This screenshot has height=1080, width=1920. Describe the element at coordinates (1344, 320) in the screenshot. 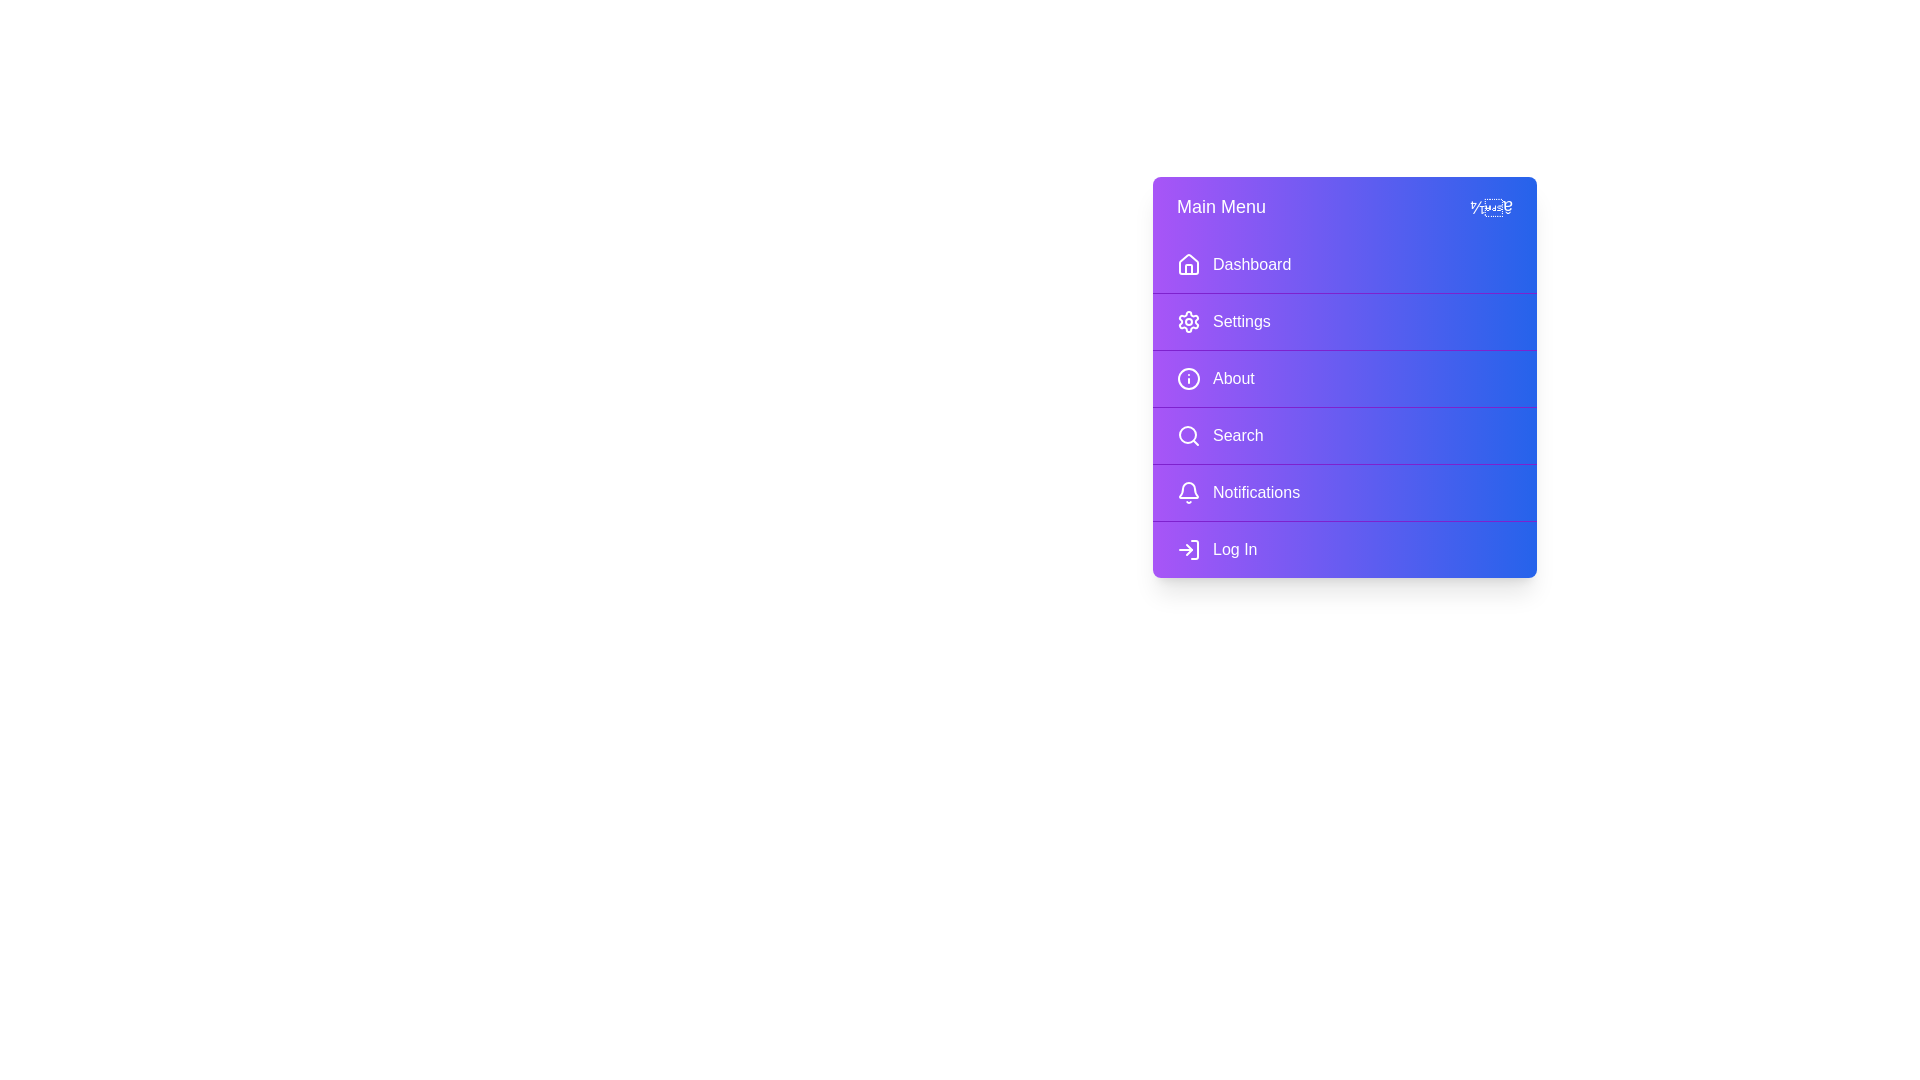

I see `the menu item Settings to navigate` at that location.